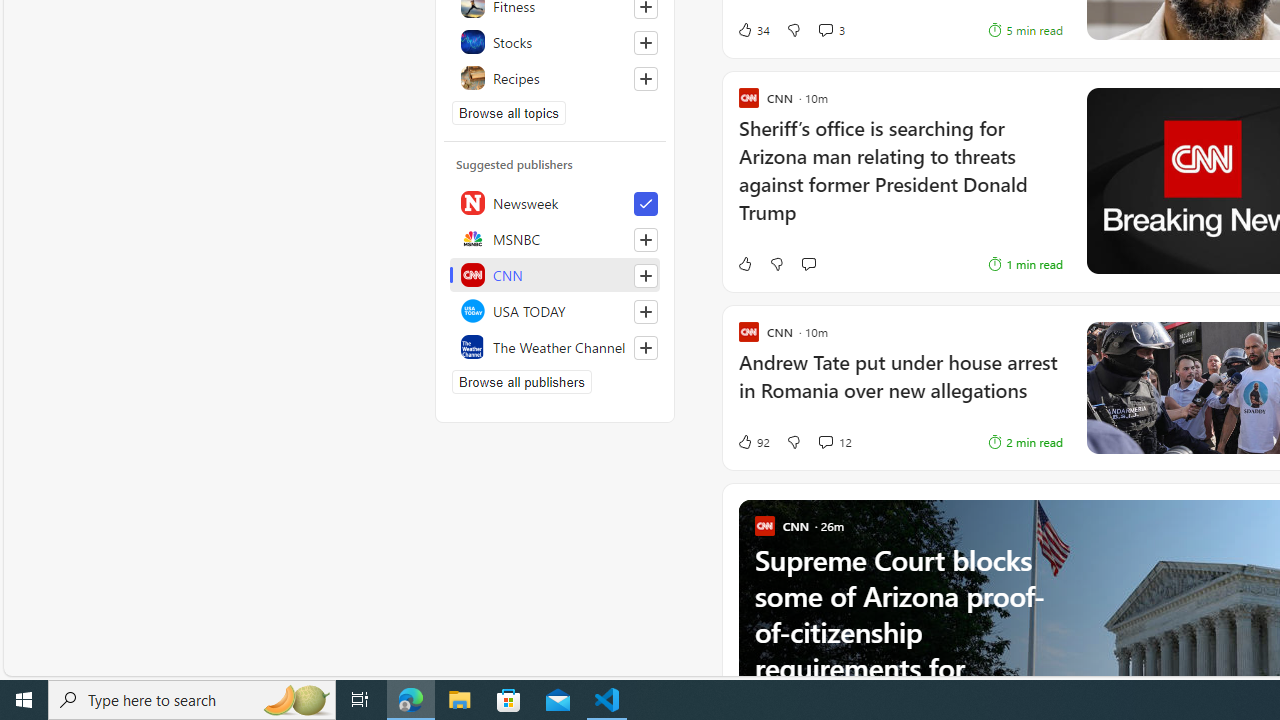 This screenshot has height=720, width=1280. What do you see at coordinates (834, 441) in the screenshot?
I see `'View comments 12 Comment'` at bounding box center [834, 441].